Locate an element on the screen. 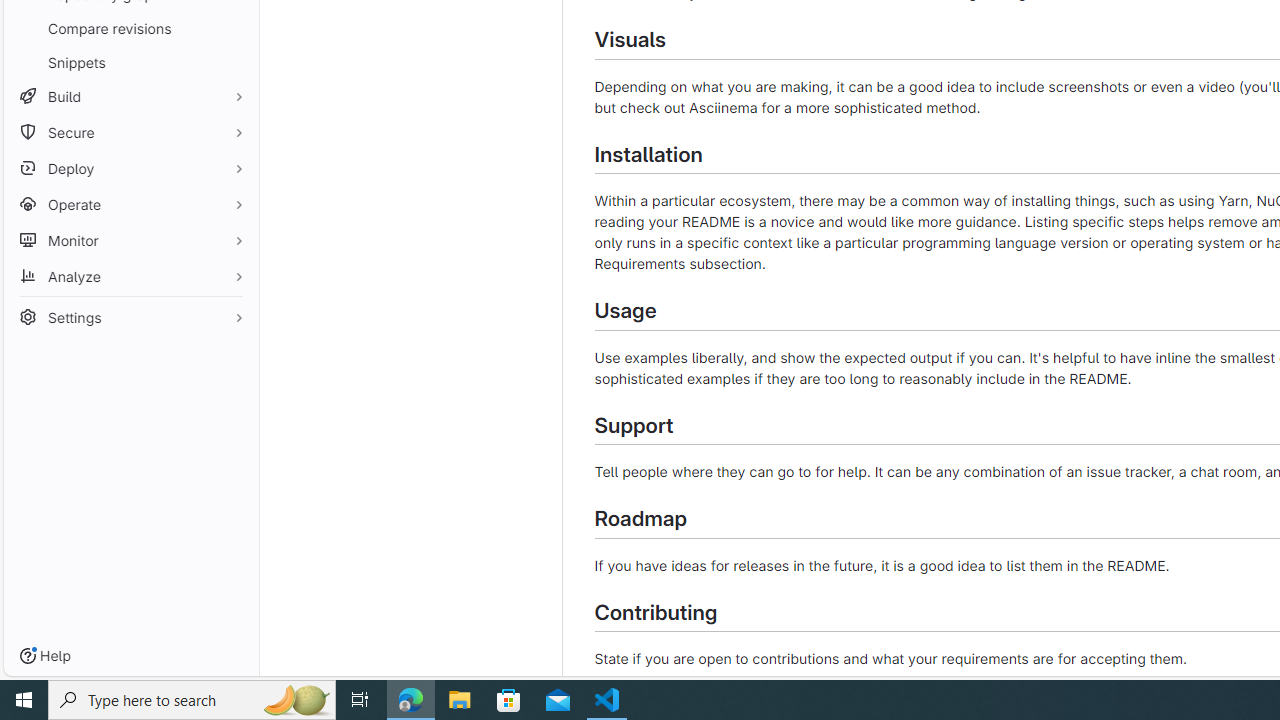 This screenshot has width=1280, height=720. 'Pin Compare revisions' is located at coordinates (234, 28).